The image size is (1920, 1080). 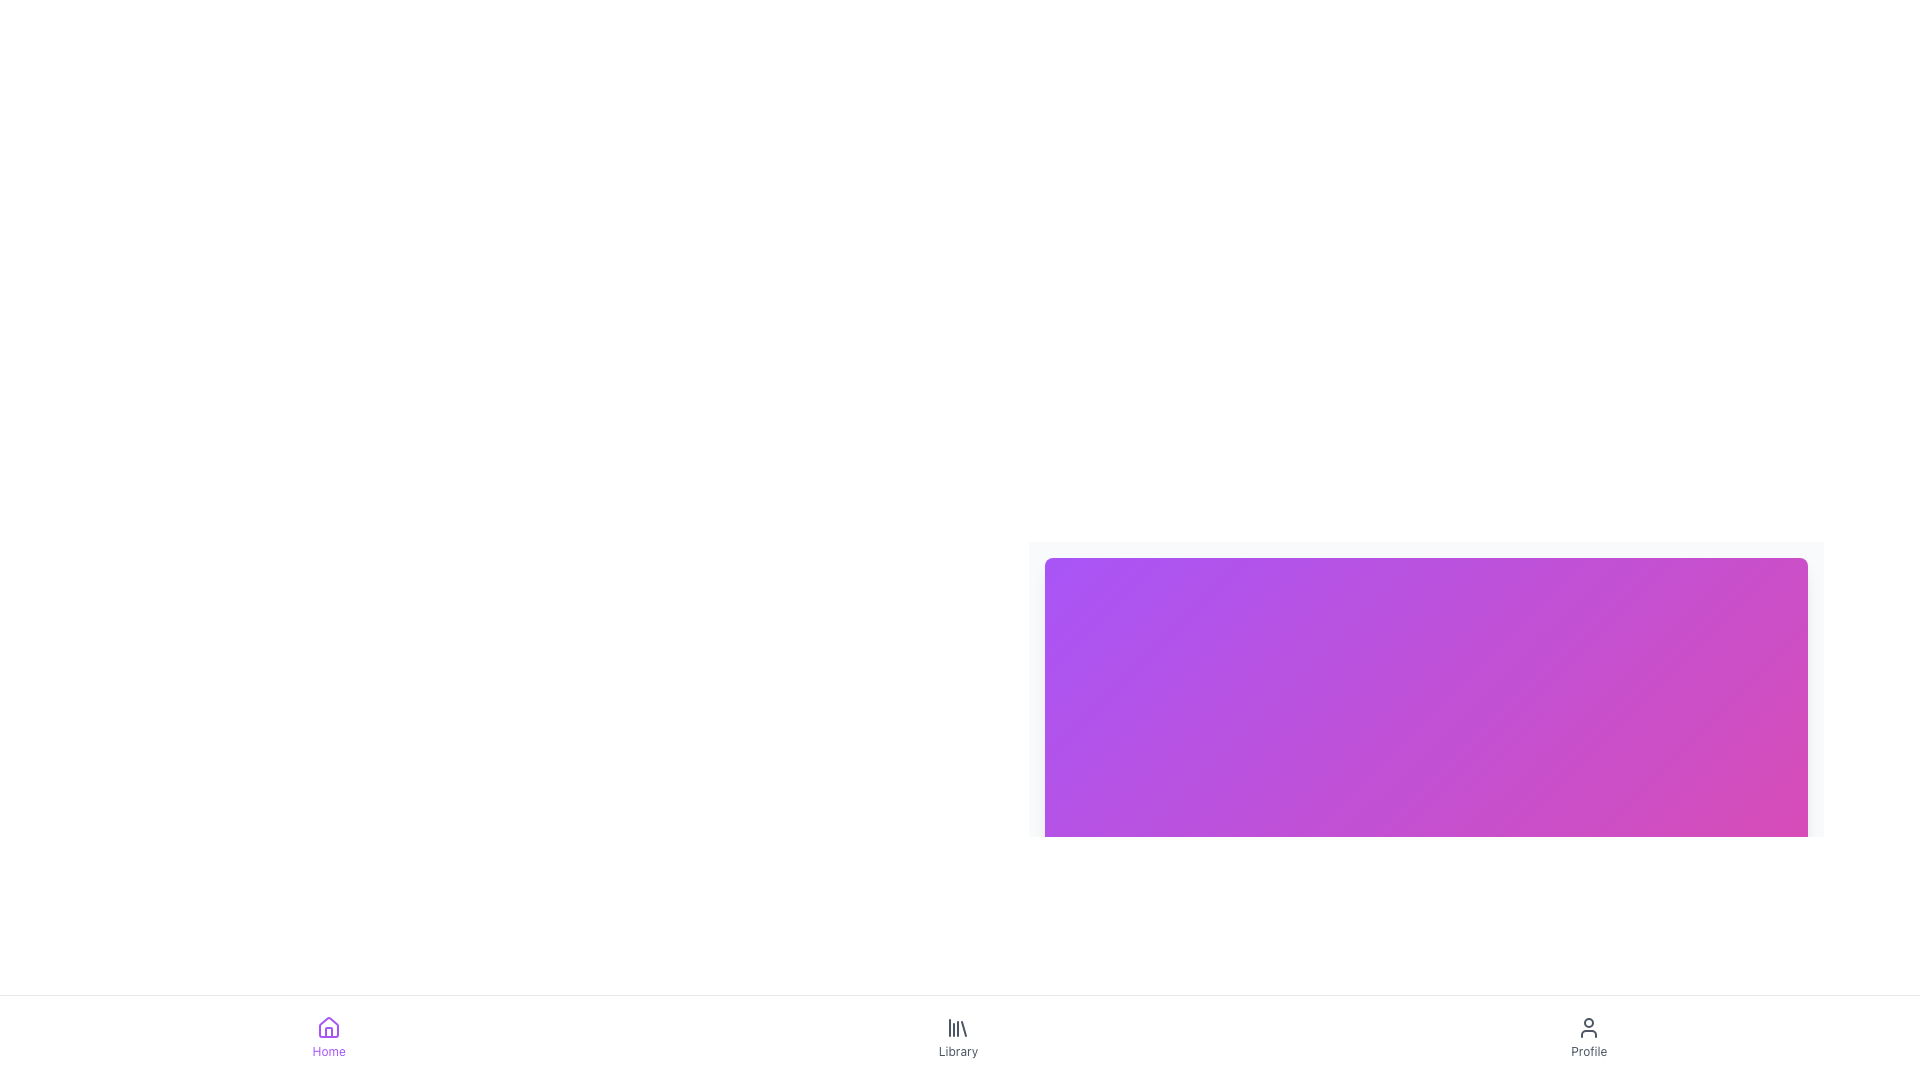 I want to click on the 'Home' icon located in the bottom navigation bar, so click(x=329, y=1028).